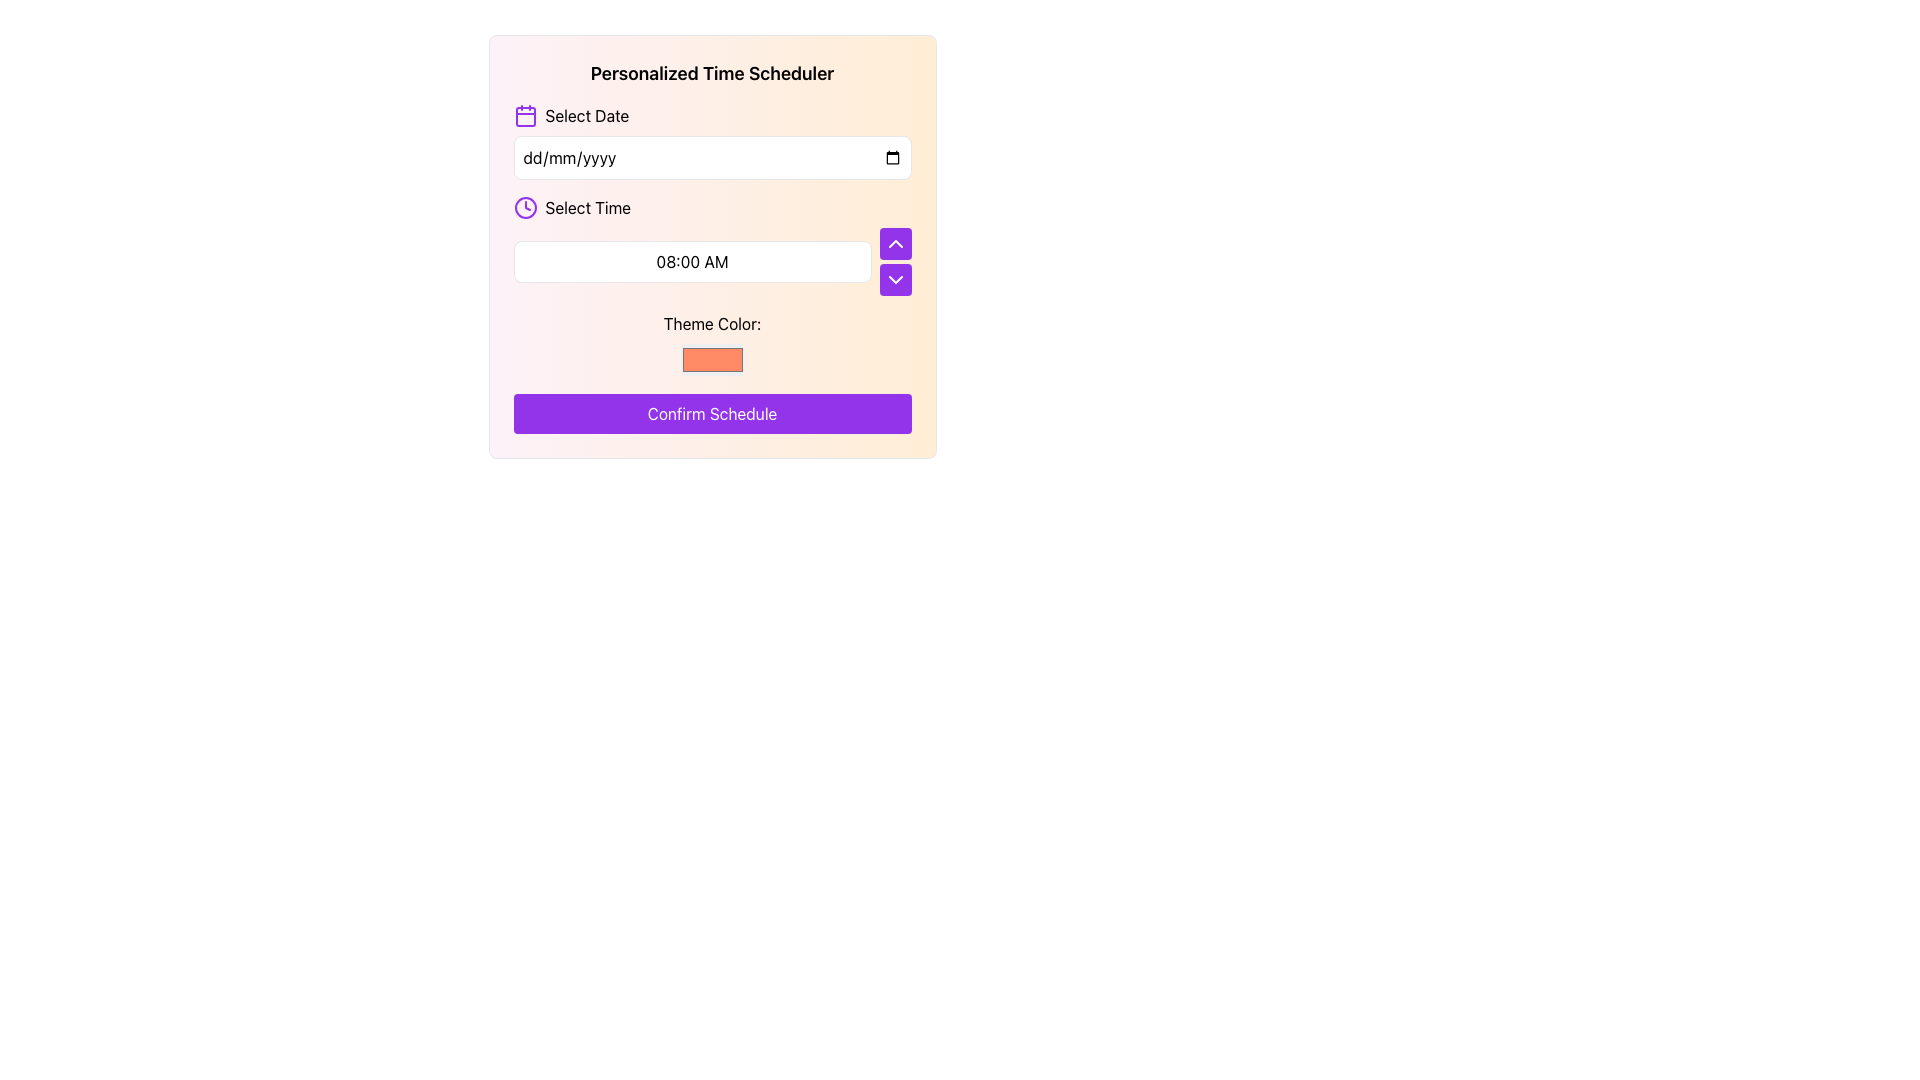 The image size is (1920, 1080). What do you see at coordinates (712, 323) in the screenshot?
I see `the 'Theme Color:' text label located above the color display box, which is styled with a block display and has bottom margin` at bounding box center [712, 323].